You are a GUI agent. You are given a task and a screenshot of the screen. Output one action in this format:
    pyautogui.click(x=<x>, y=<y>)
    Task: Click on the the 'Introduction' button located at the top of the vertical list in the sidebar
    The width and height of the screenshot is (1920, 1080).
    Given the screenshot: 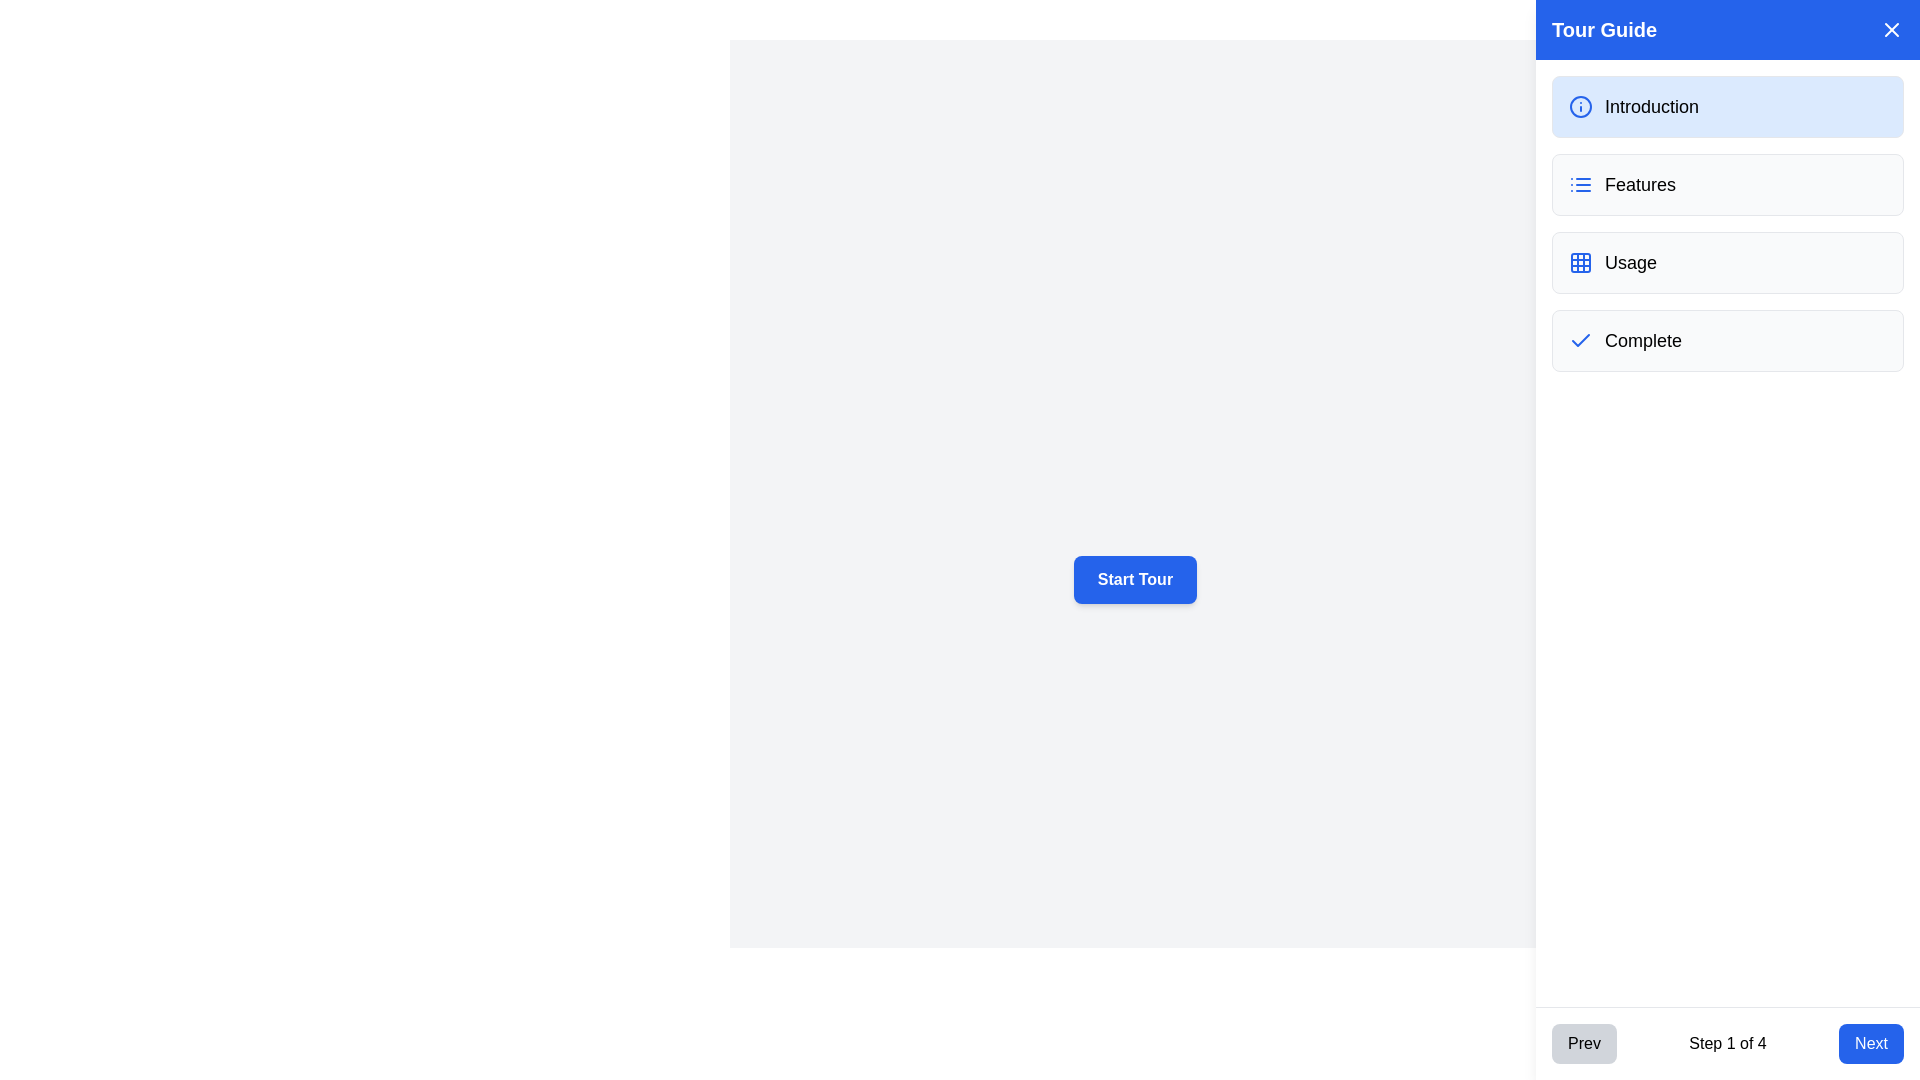 What is the action you would take?
    pyautogui.click(x=1727, y=107)
    